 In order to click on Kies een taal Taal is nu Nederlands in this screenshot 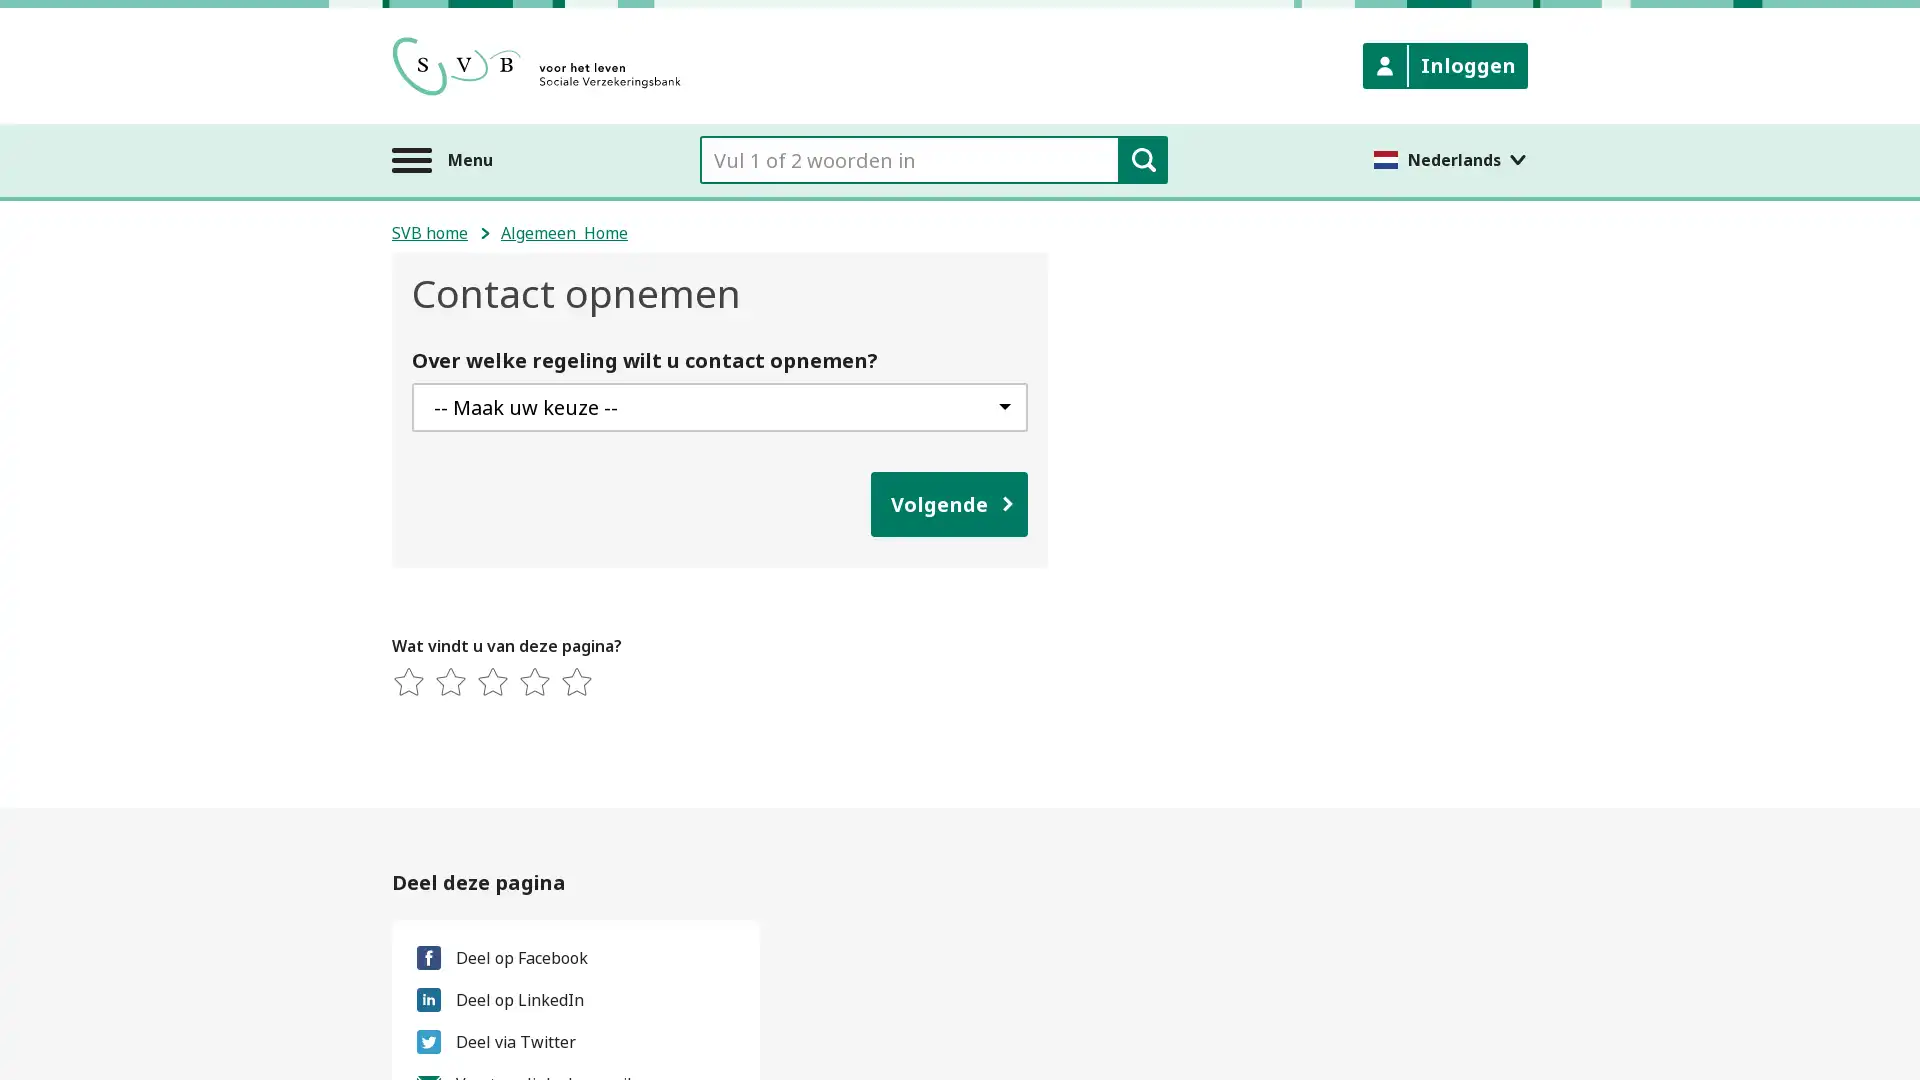, I will do `click(1450, 158)`.